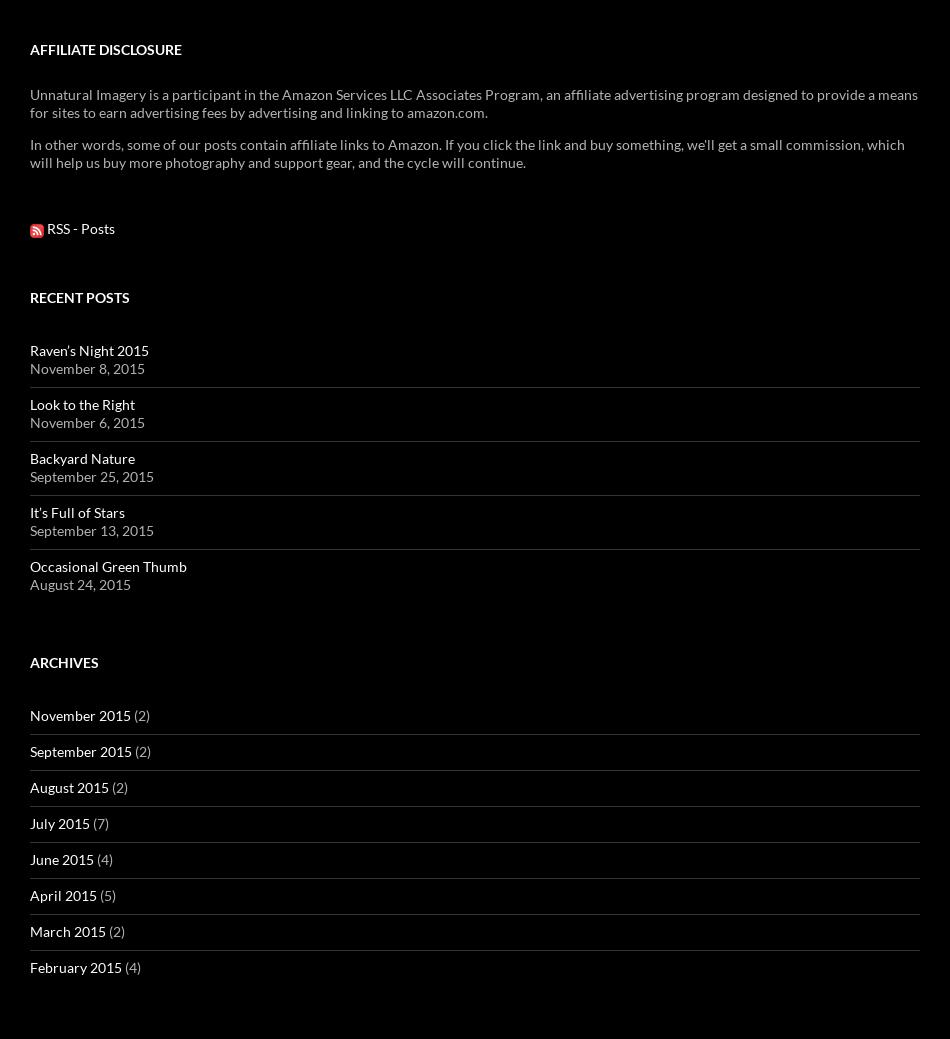 This screenshot has height=1039, width=950. Describe the element at coordinates (700, 382) in the screenshot. I see `'.'` at that location.